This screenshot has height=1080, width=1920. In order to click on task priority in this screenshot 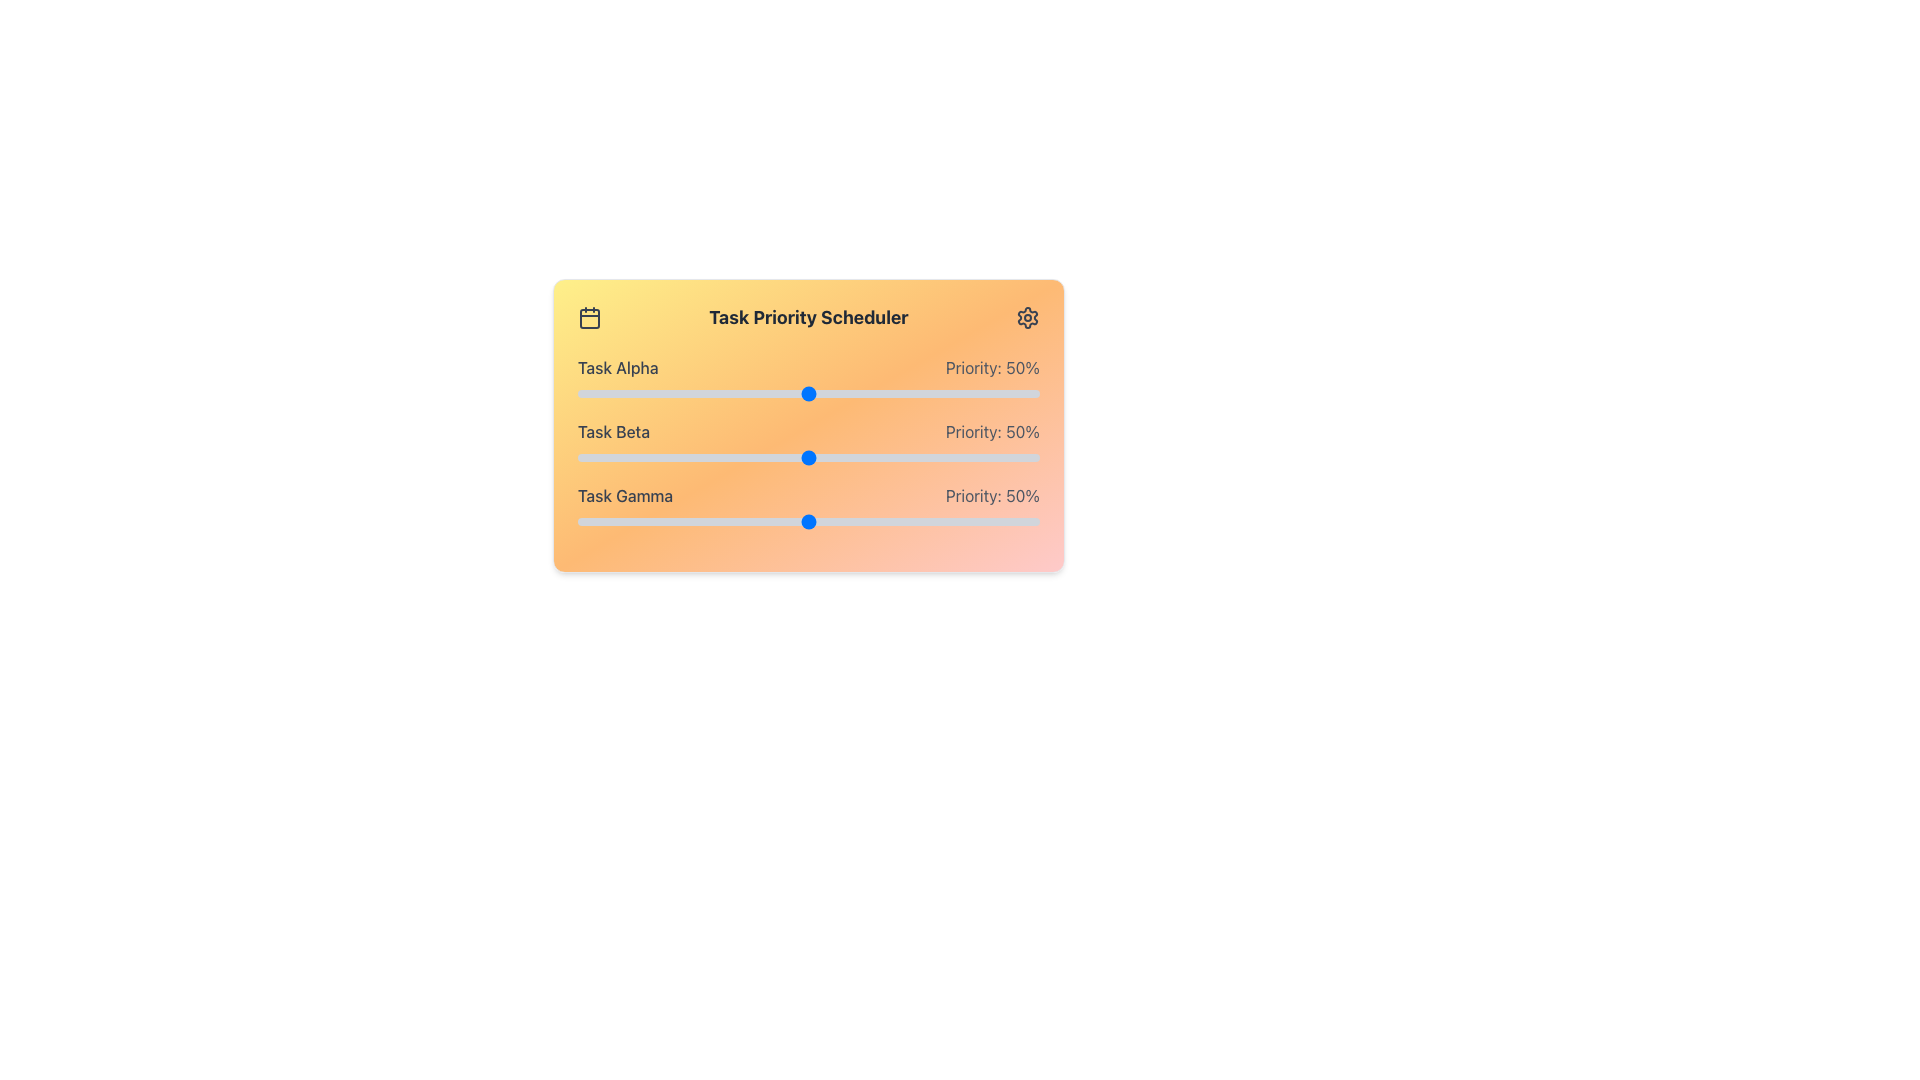, I will do `click(647, 520)`.